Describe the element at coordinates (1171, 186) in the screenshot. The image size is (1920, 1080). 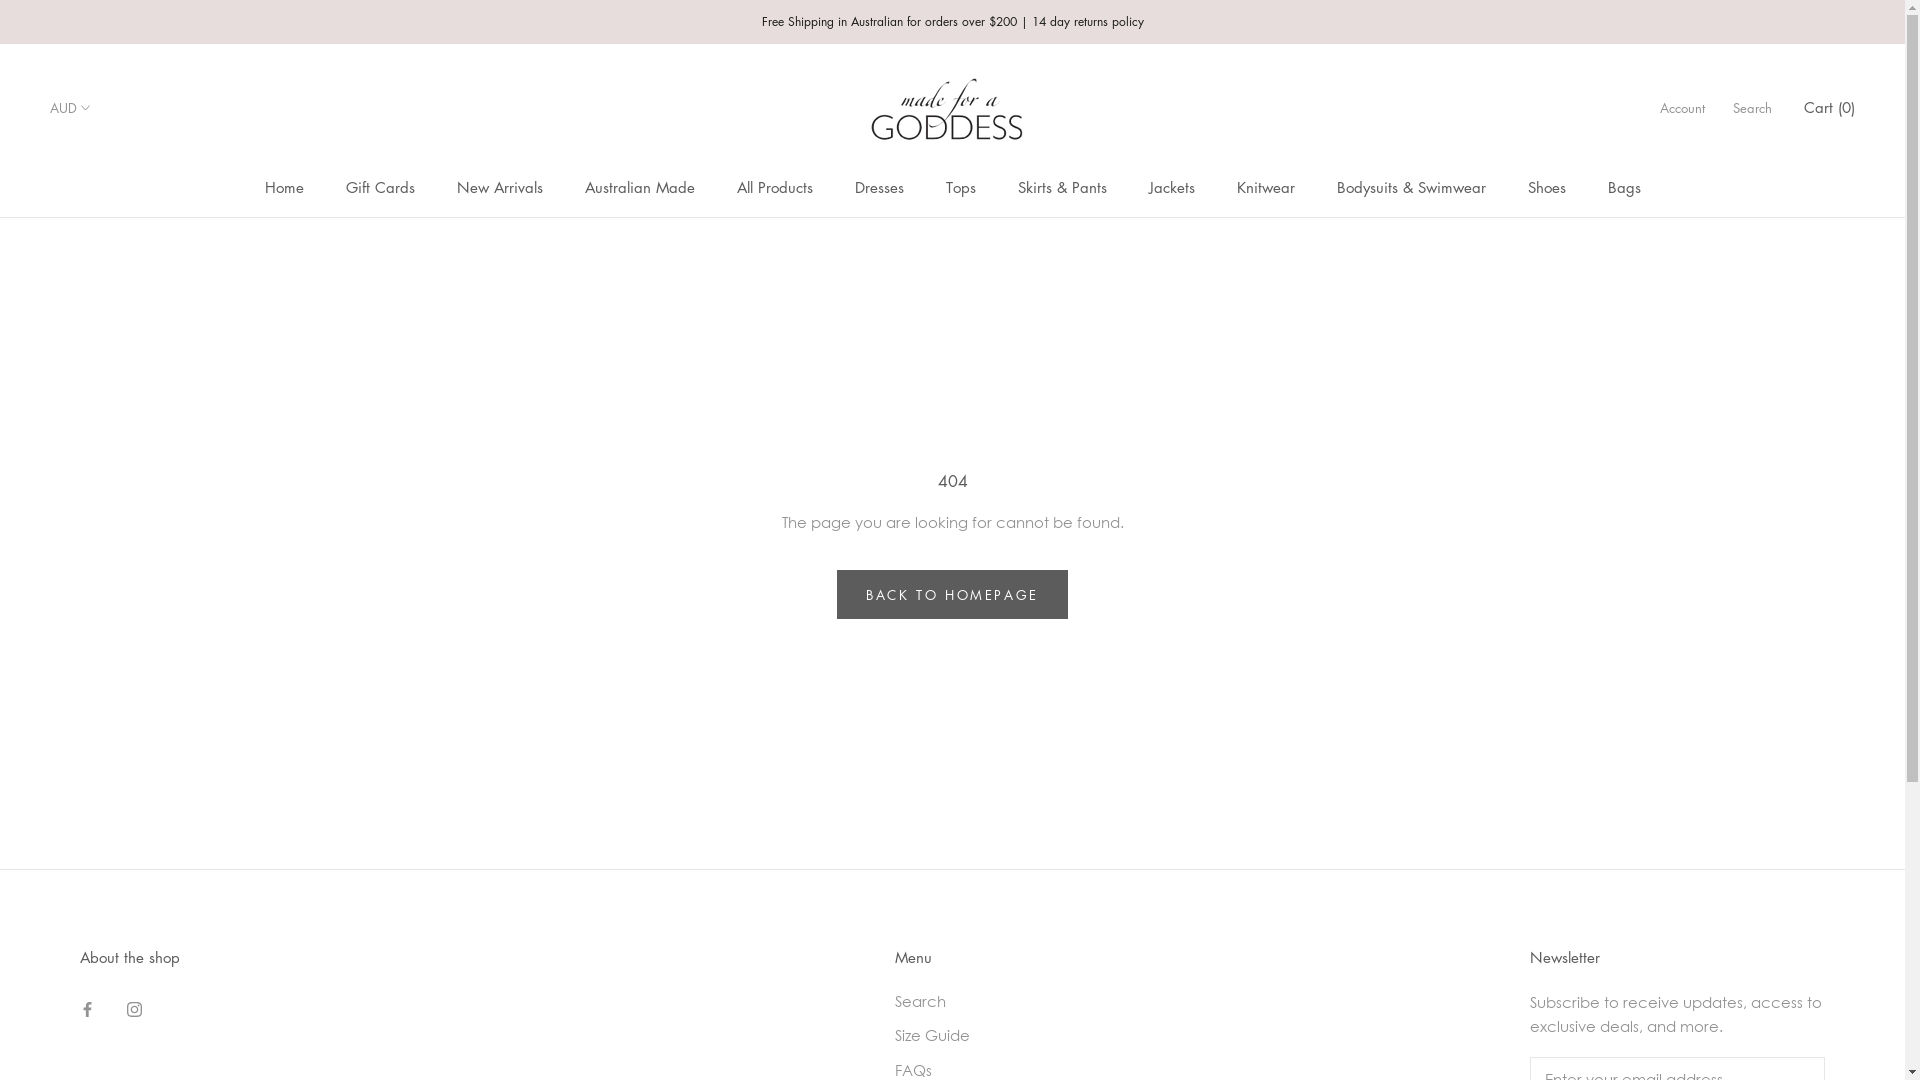
I see `'Jackets` at that location.